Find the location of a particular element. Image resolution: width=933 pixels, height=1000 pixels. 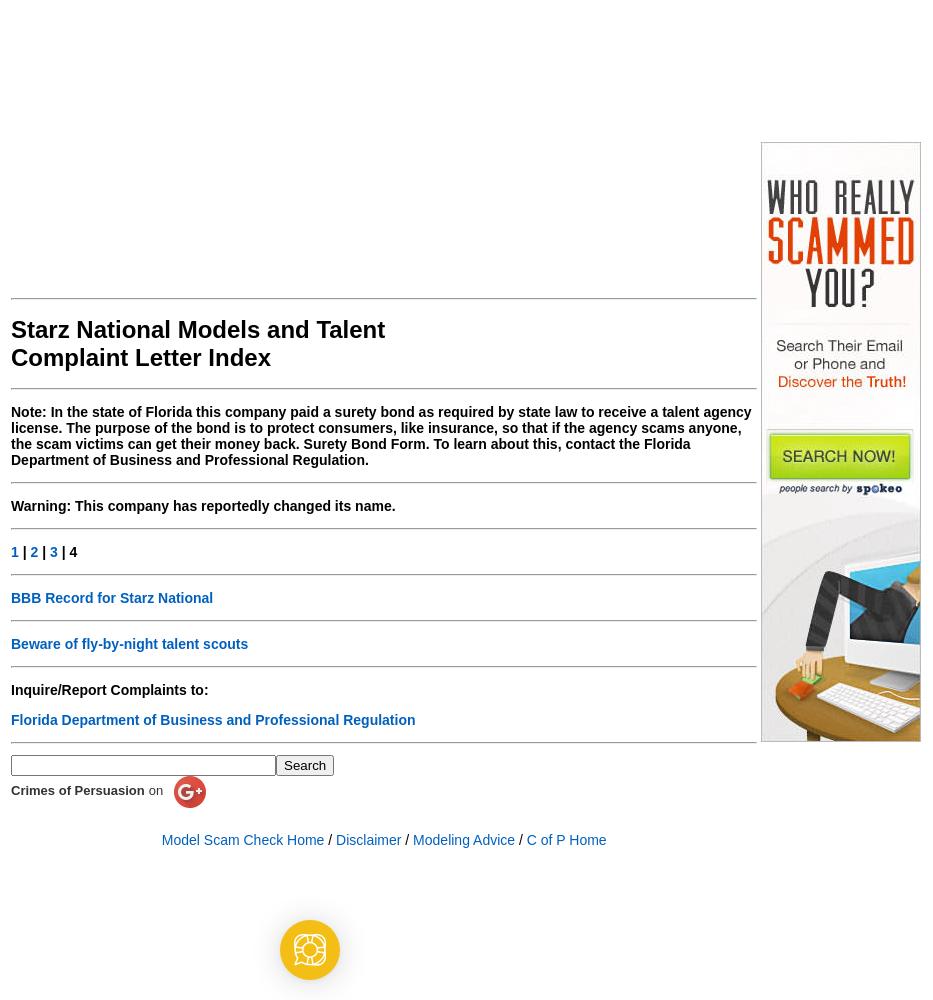

'Starz National Models and Talent' is located at coordinates (197, 328).